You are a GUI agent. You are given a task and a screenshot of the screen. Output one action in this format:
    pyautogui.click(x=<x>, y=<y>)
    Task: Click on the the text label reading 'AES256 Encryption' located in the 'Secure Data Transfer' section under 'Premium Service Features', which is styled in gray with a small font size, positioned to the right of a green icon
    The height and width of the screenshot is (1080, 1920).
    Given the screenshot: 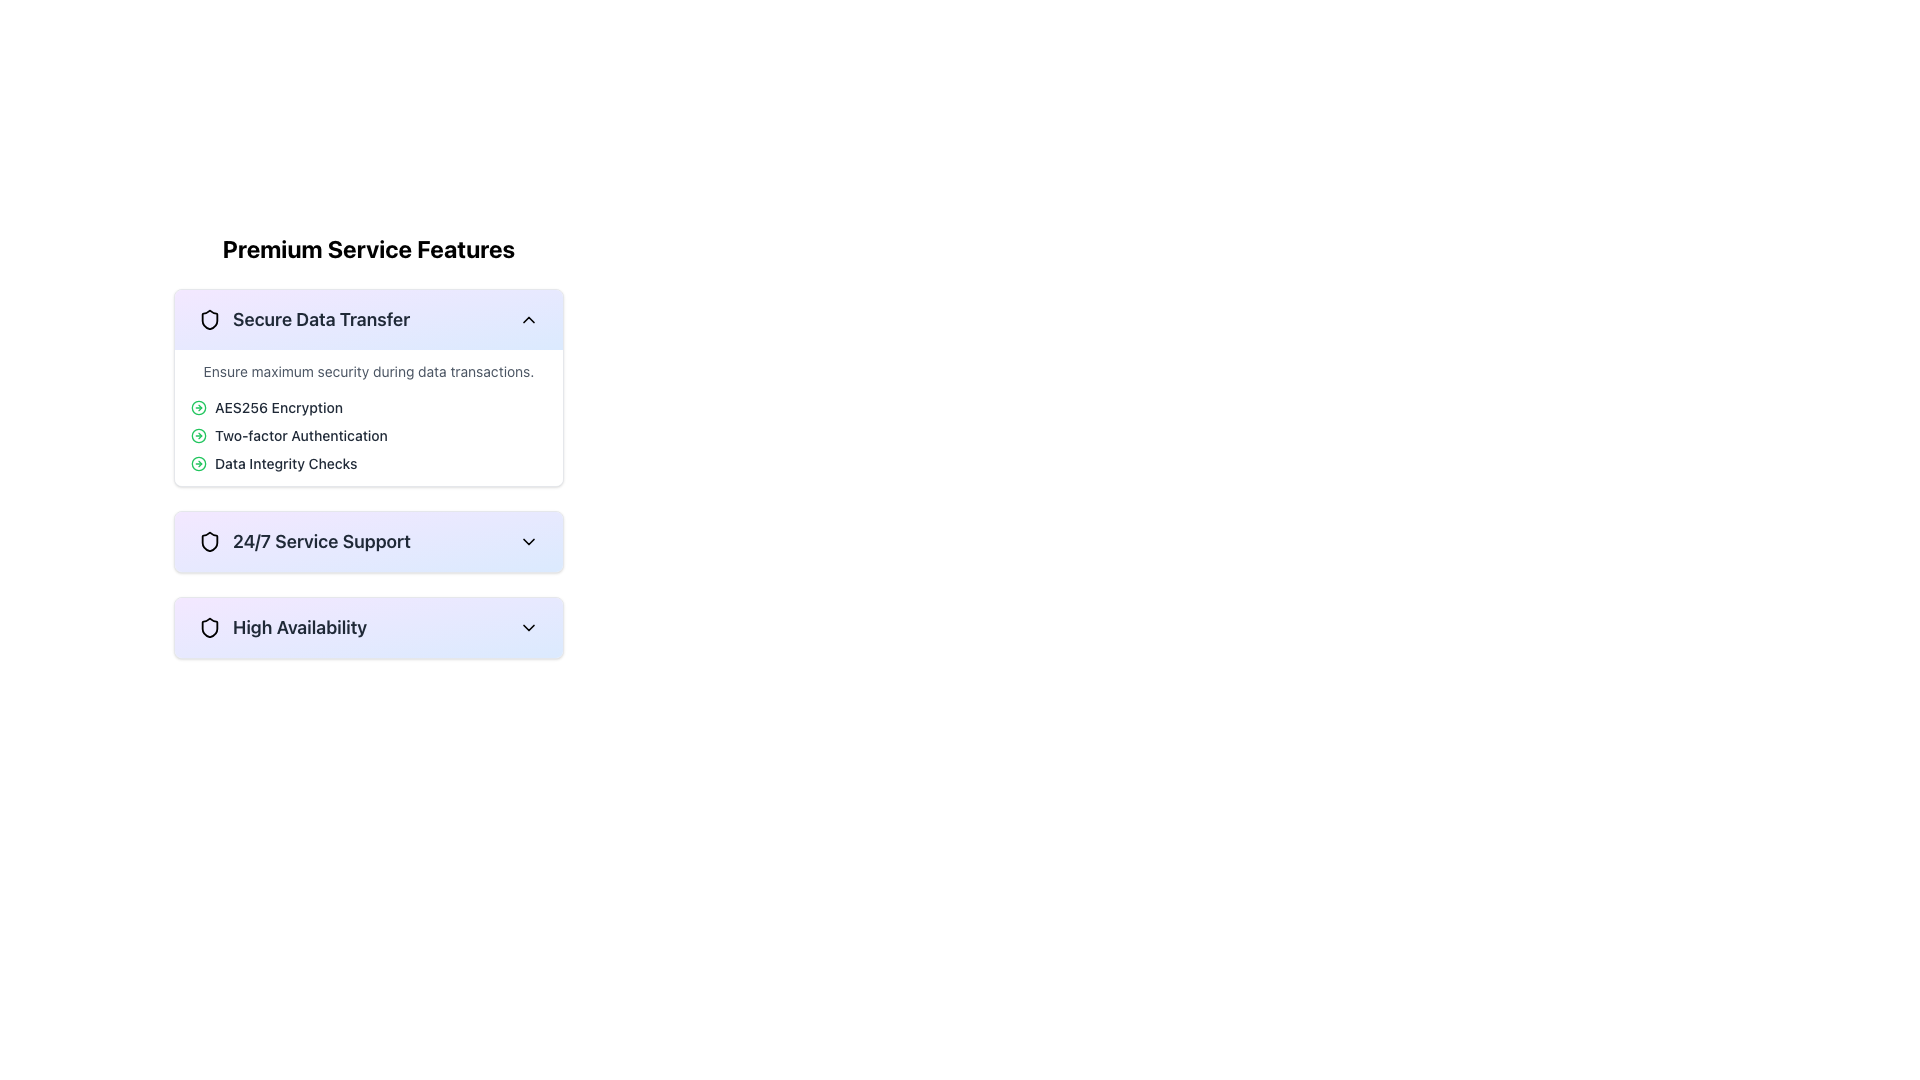 What is the action you would take?
    pyautogui.click(x=277, y=407)
    